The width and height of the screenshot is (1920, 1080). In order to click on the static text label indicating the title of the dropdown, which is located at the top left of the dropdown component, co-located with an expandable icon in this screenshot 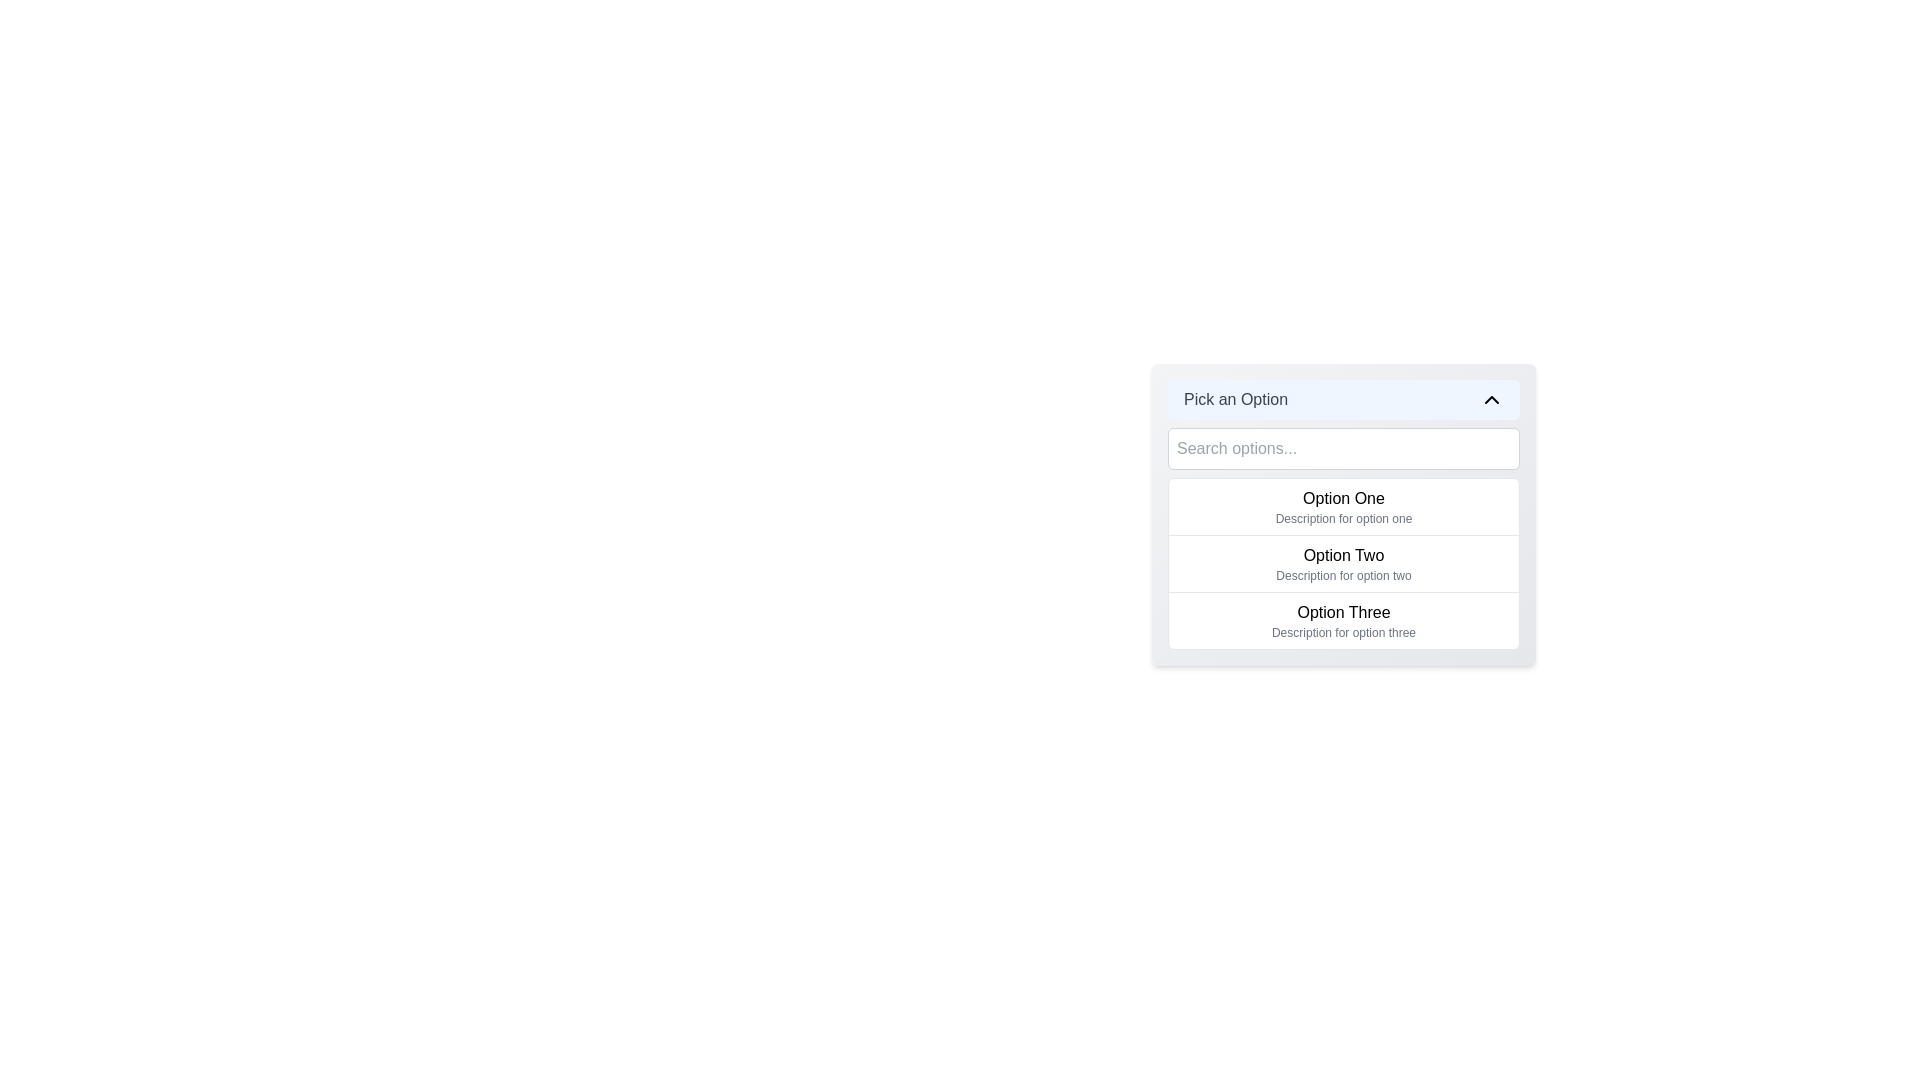, I will do `click(1235, 400)`.